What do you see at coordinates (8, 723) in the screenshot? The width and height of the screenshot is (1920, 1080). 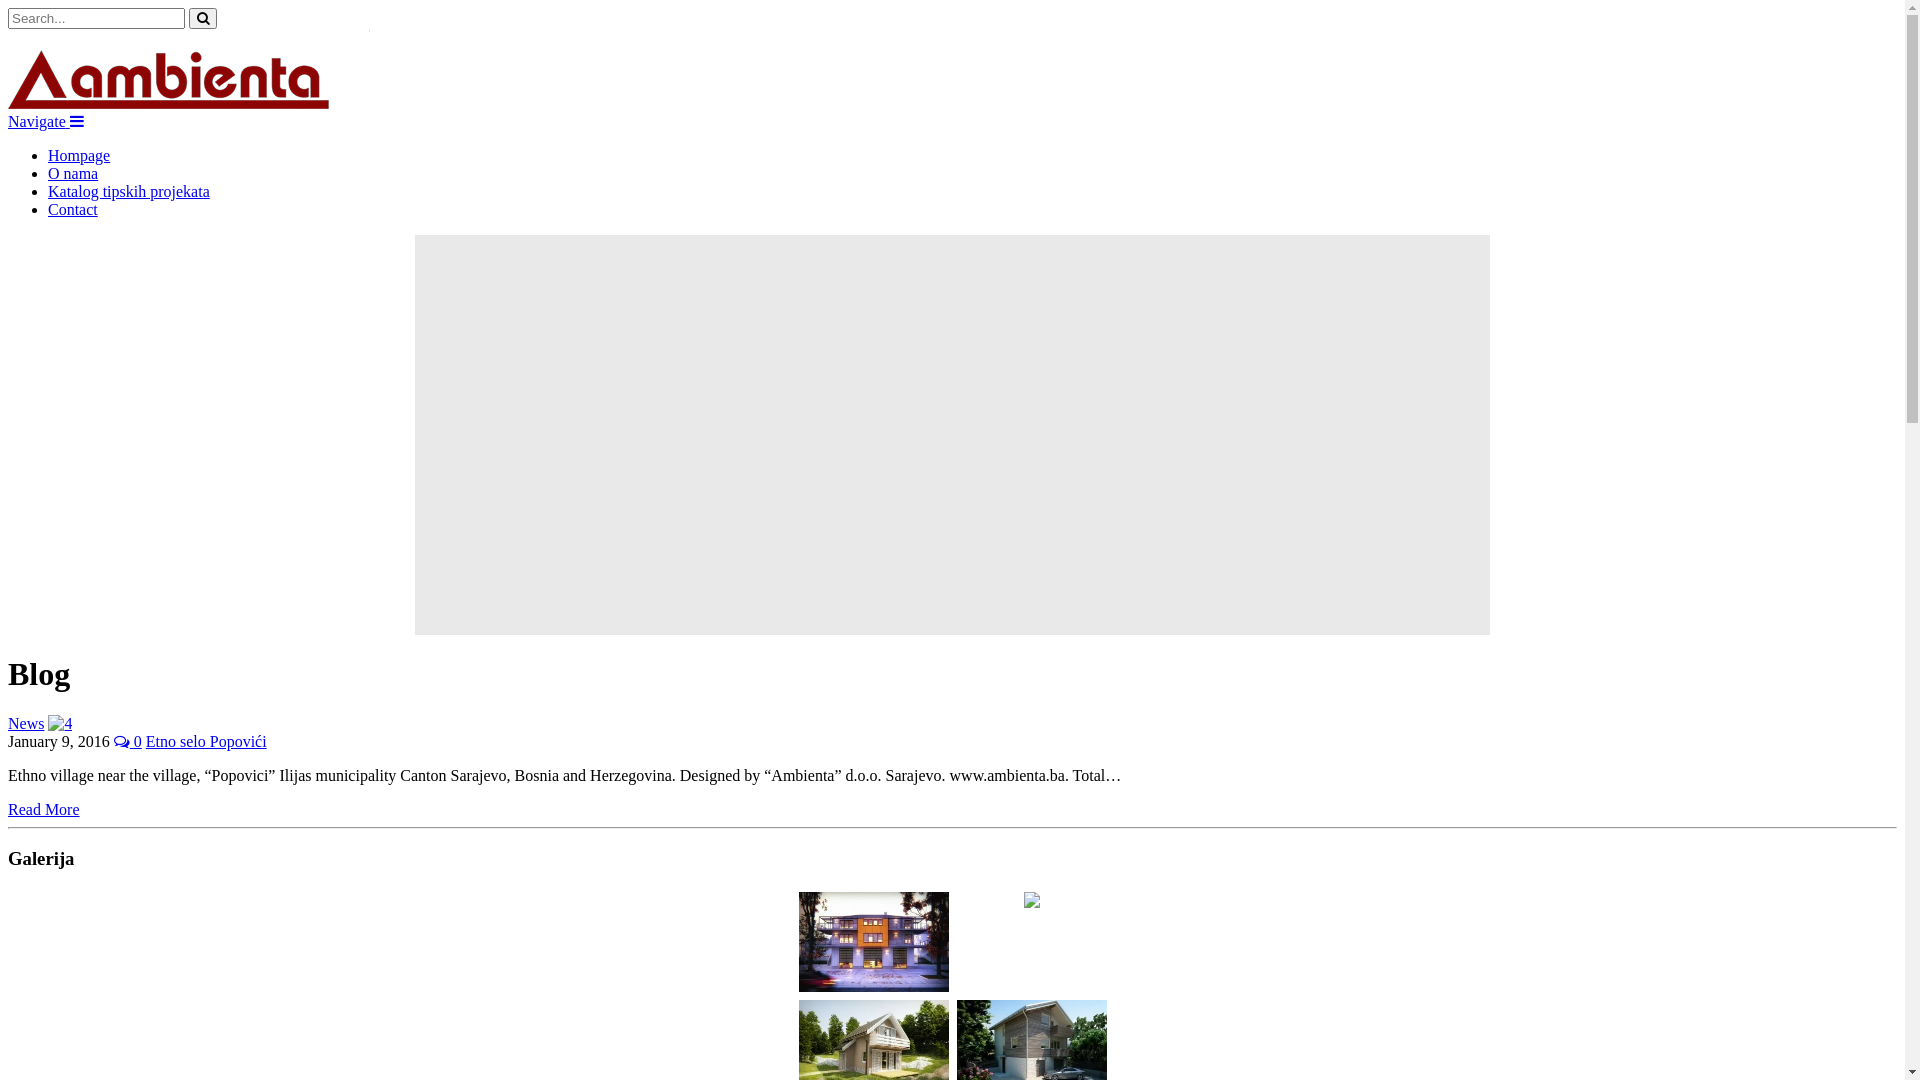 I see `'News'` at bounding box center [8, 723].